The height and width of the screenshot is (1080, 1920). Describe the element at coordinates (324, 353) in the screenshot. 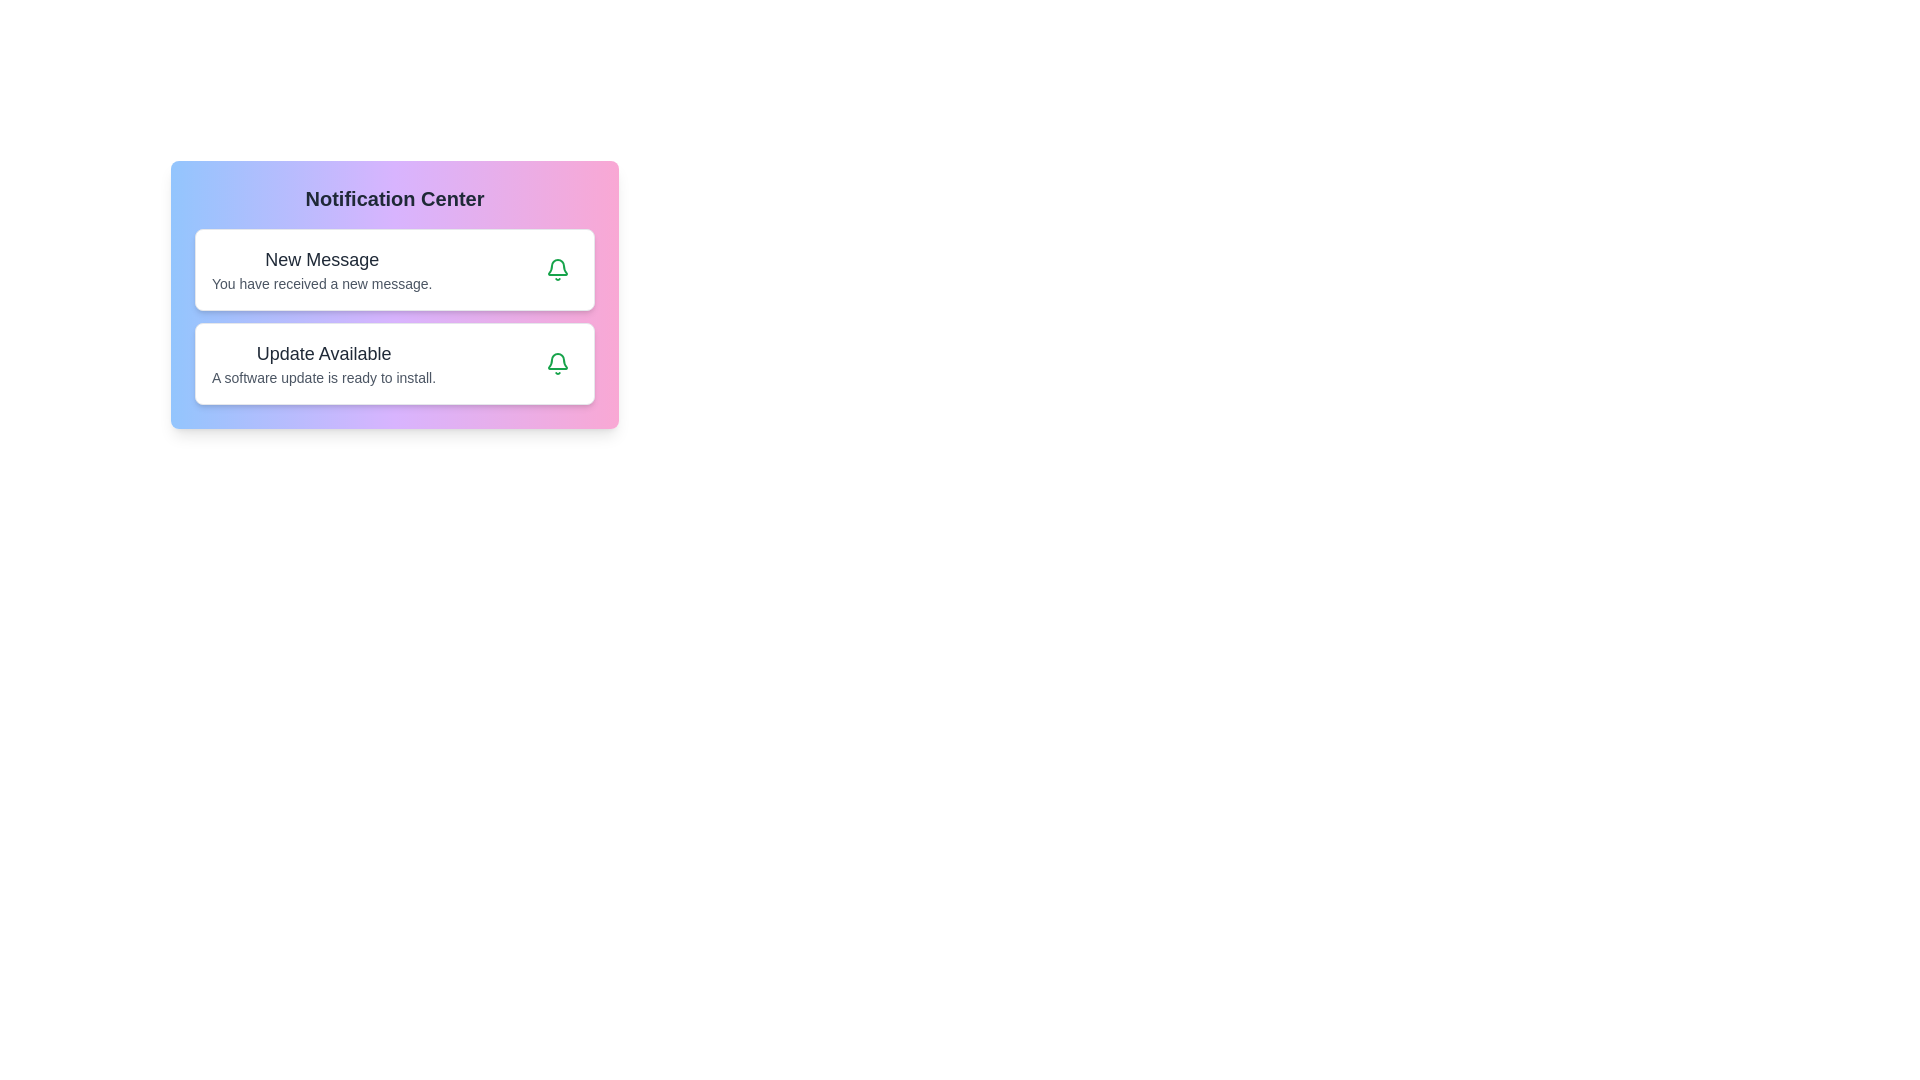

I see `the text label displaying 'Update Available', which is positioned at the top of the second notification card in the 'Notification Center'` at that location.